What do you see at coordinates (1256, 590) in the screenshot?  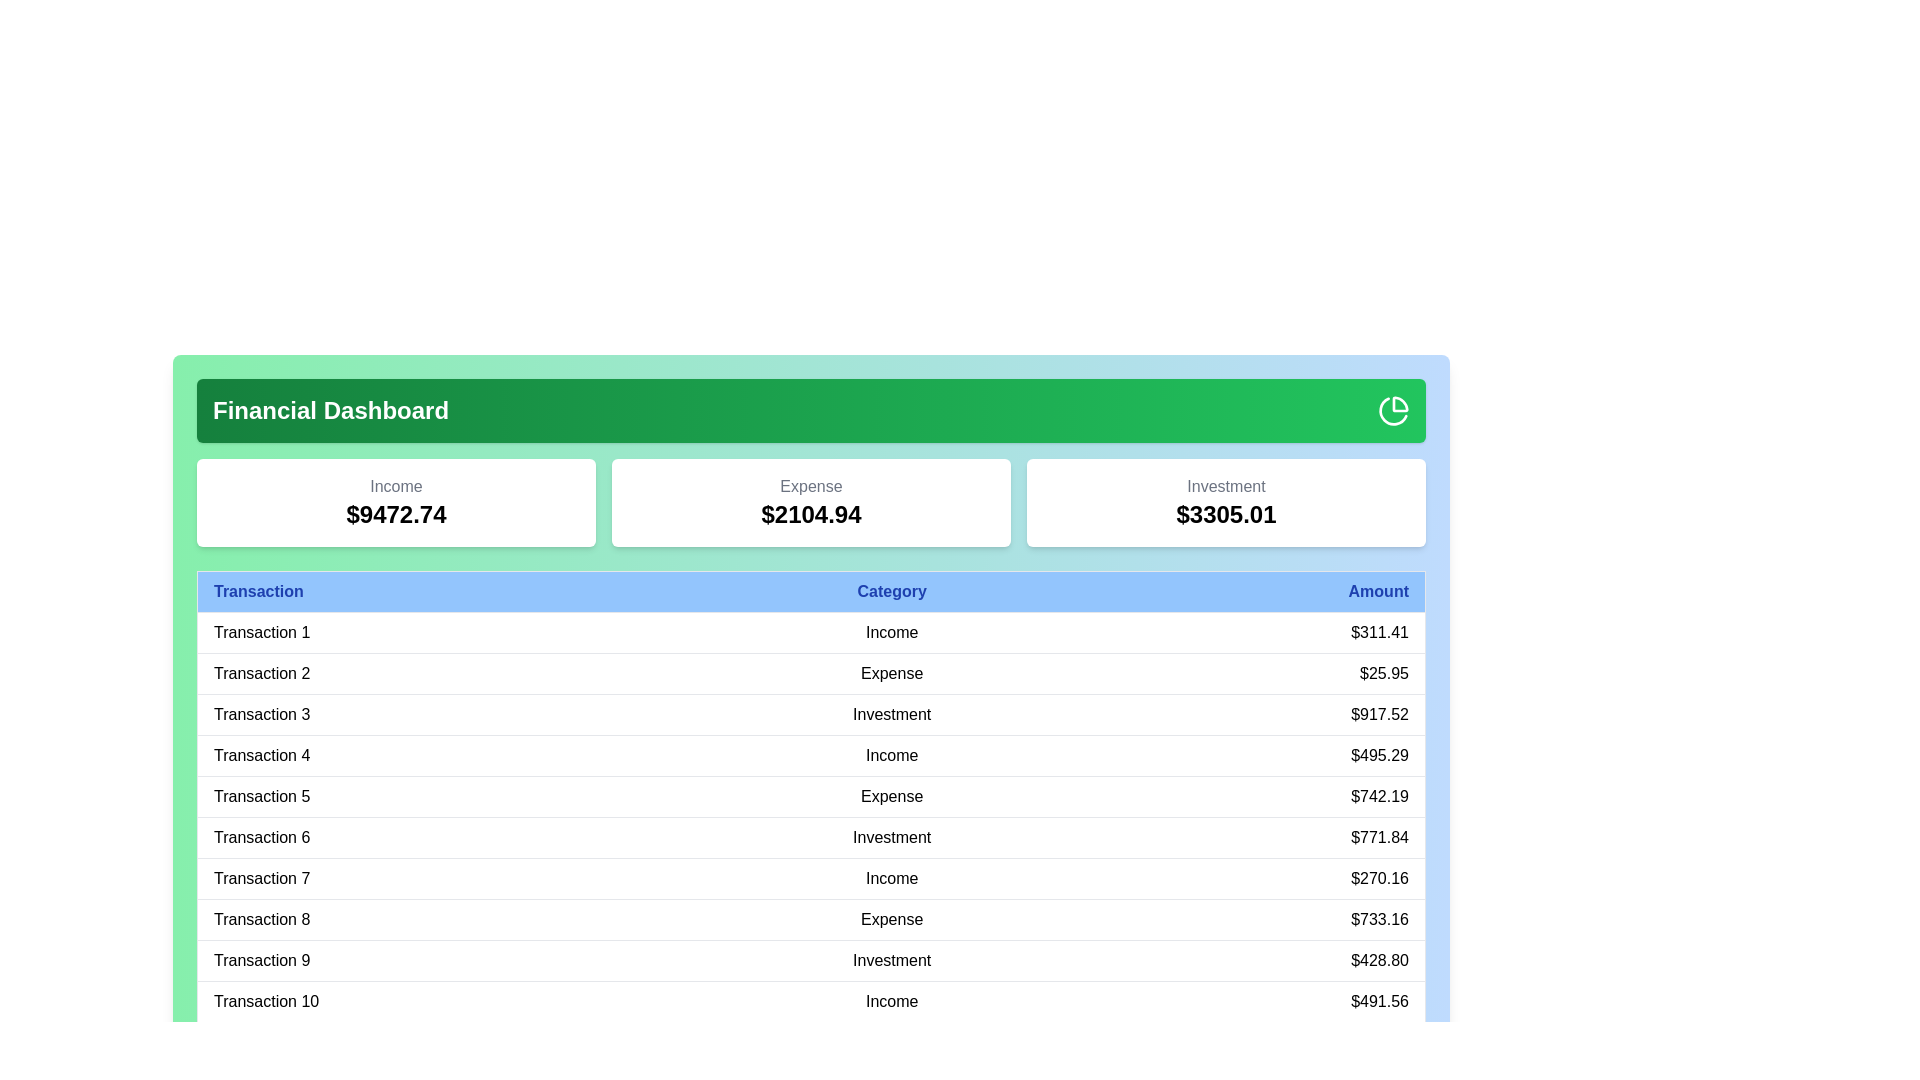 I see `the column header to sort by Amount` at bounding box center [1256, 590].